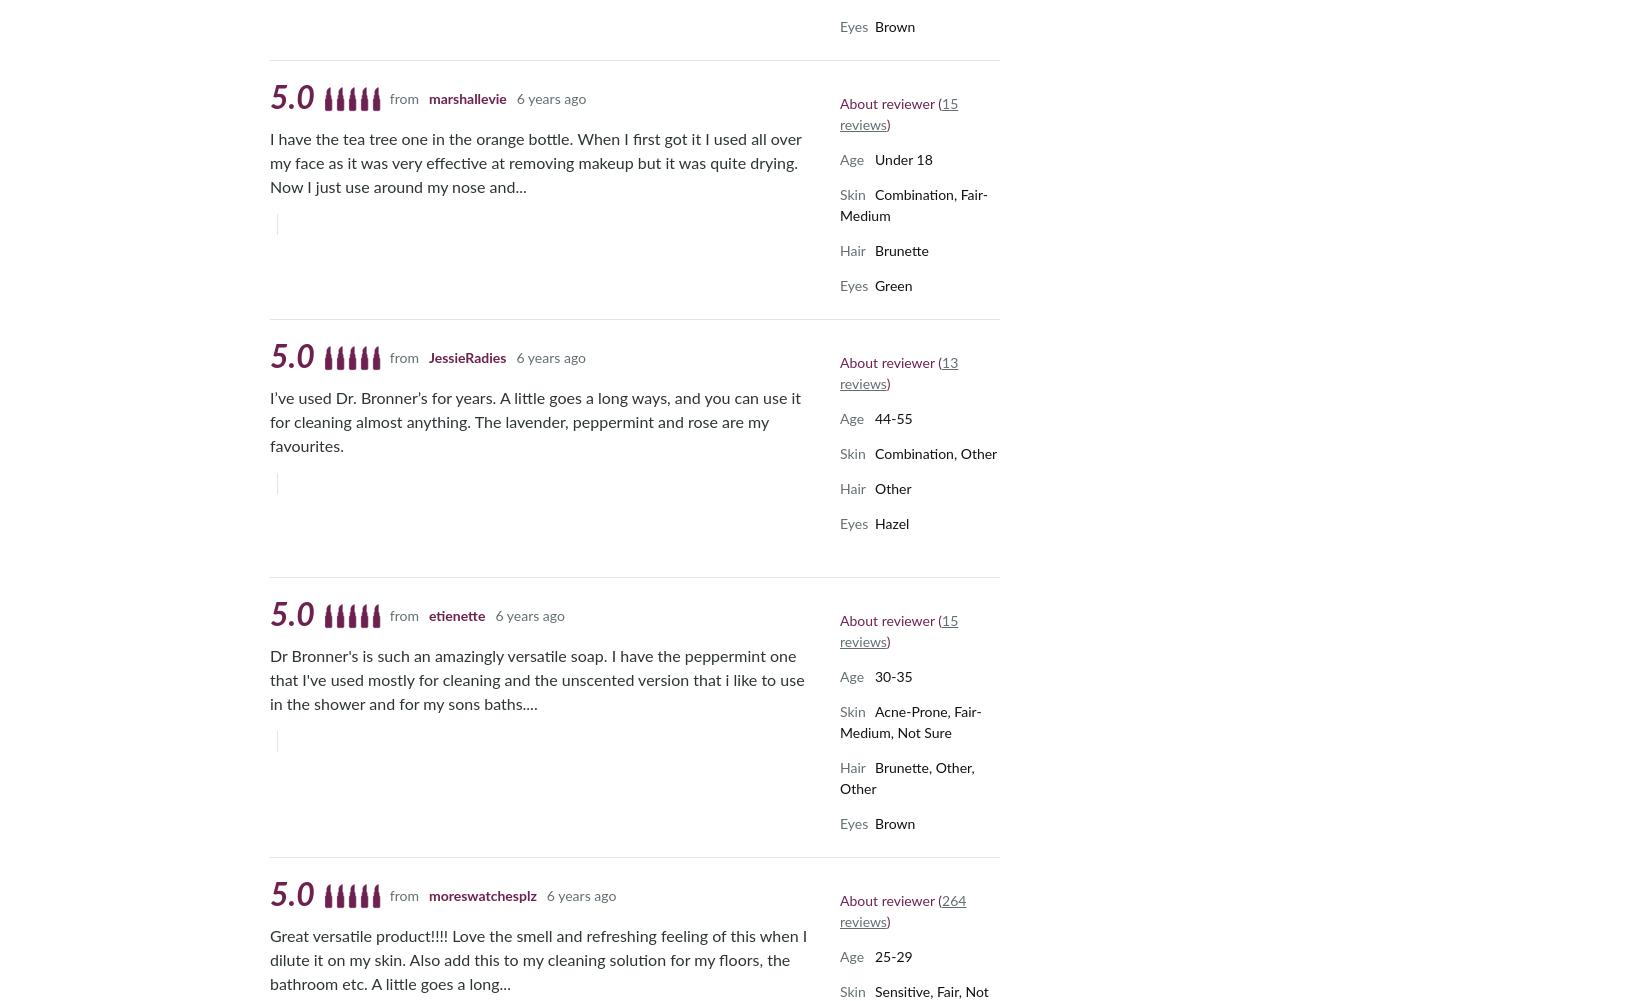  I want to click on 'Brunette, Other, Other', so click(907, 778).